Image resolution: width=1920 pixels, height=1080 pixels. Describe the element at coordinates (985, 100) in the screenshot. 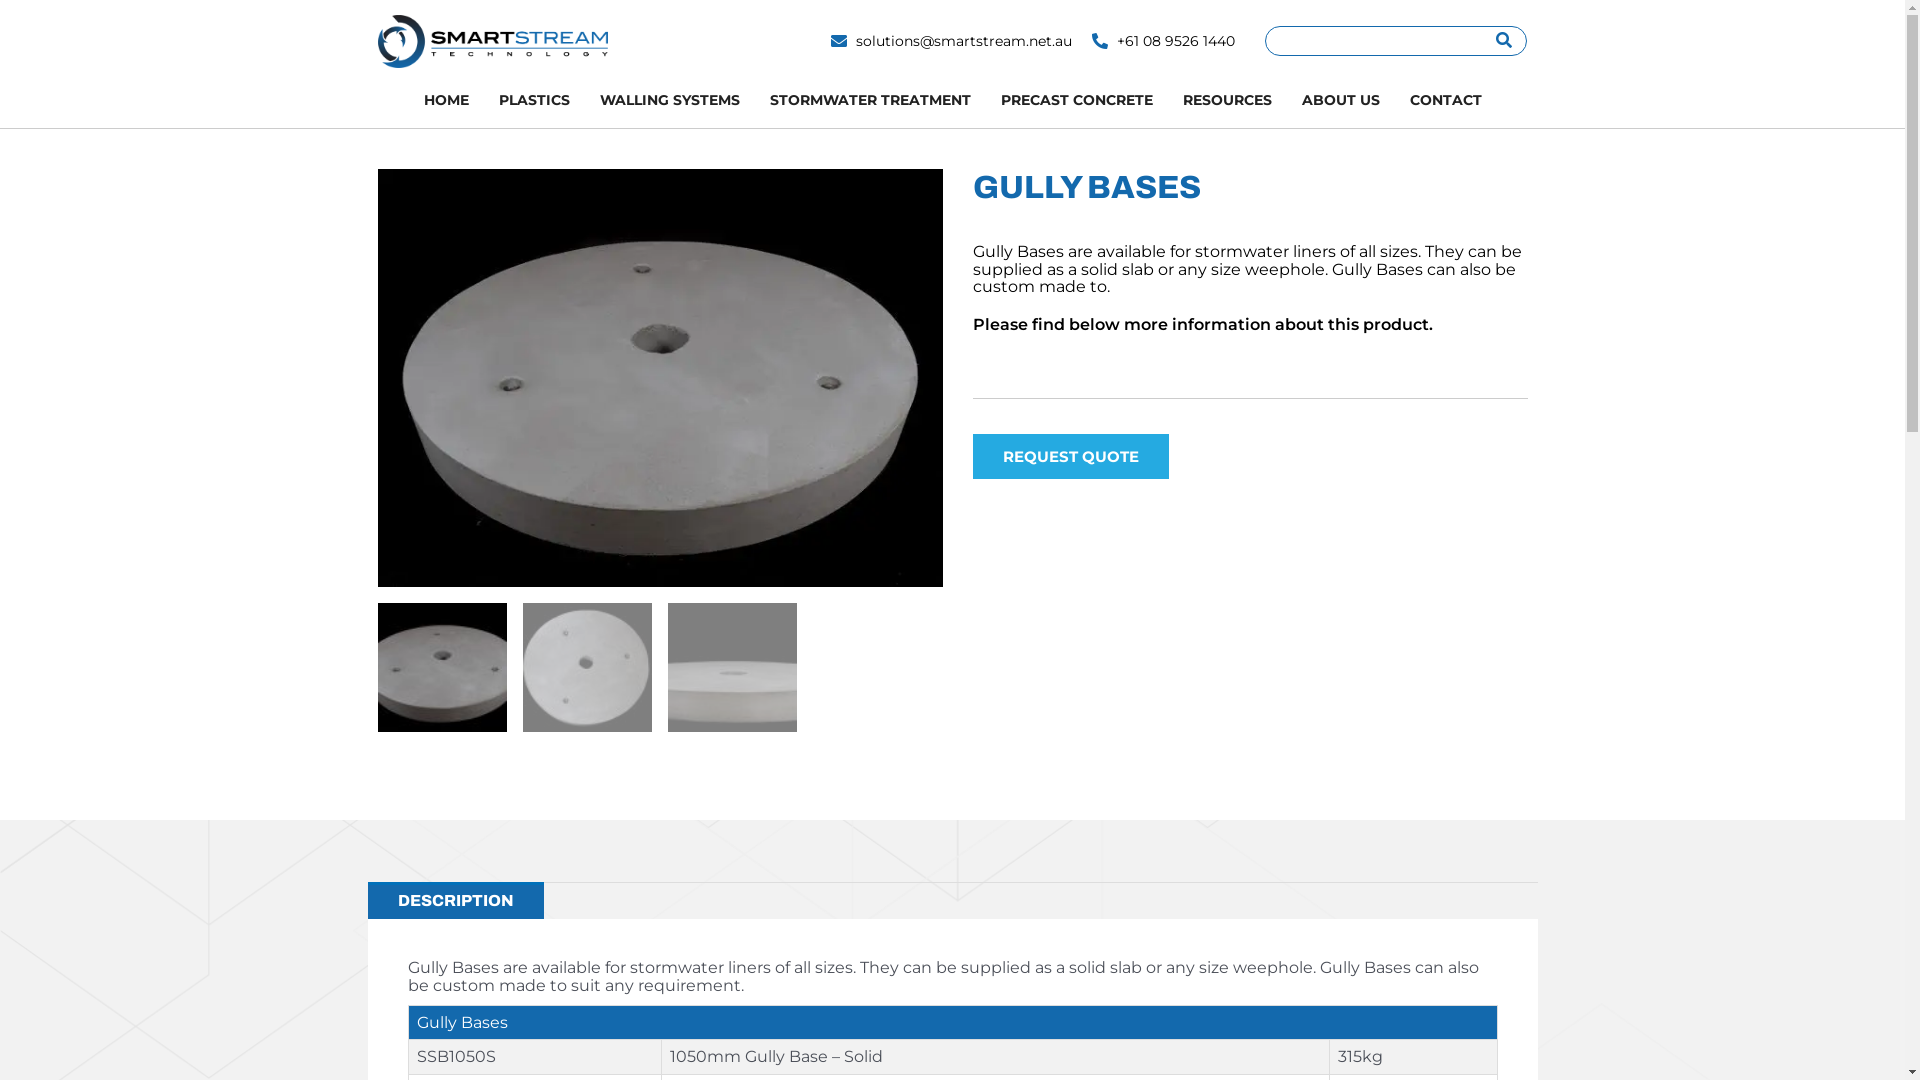

I see `'PRECAST CONCRETE'` at that location.